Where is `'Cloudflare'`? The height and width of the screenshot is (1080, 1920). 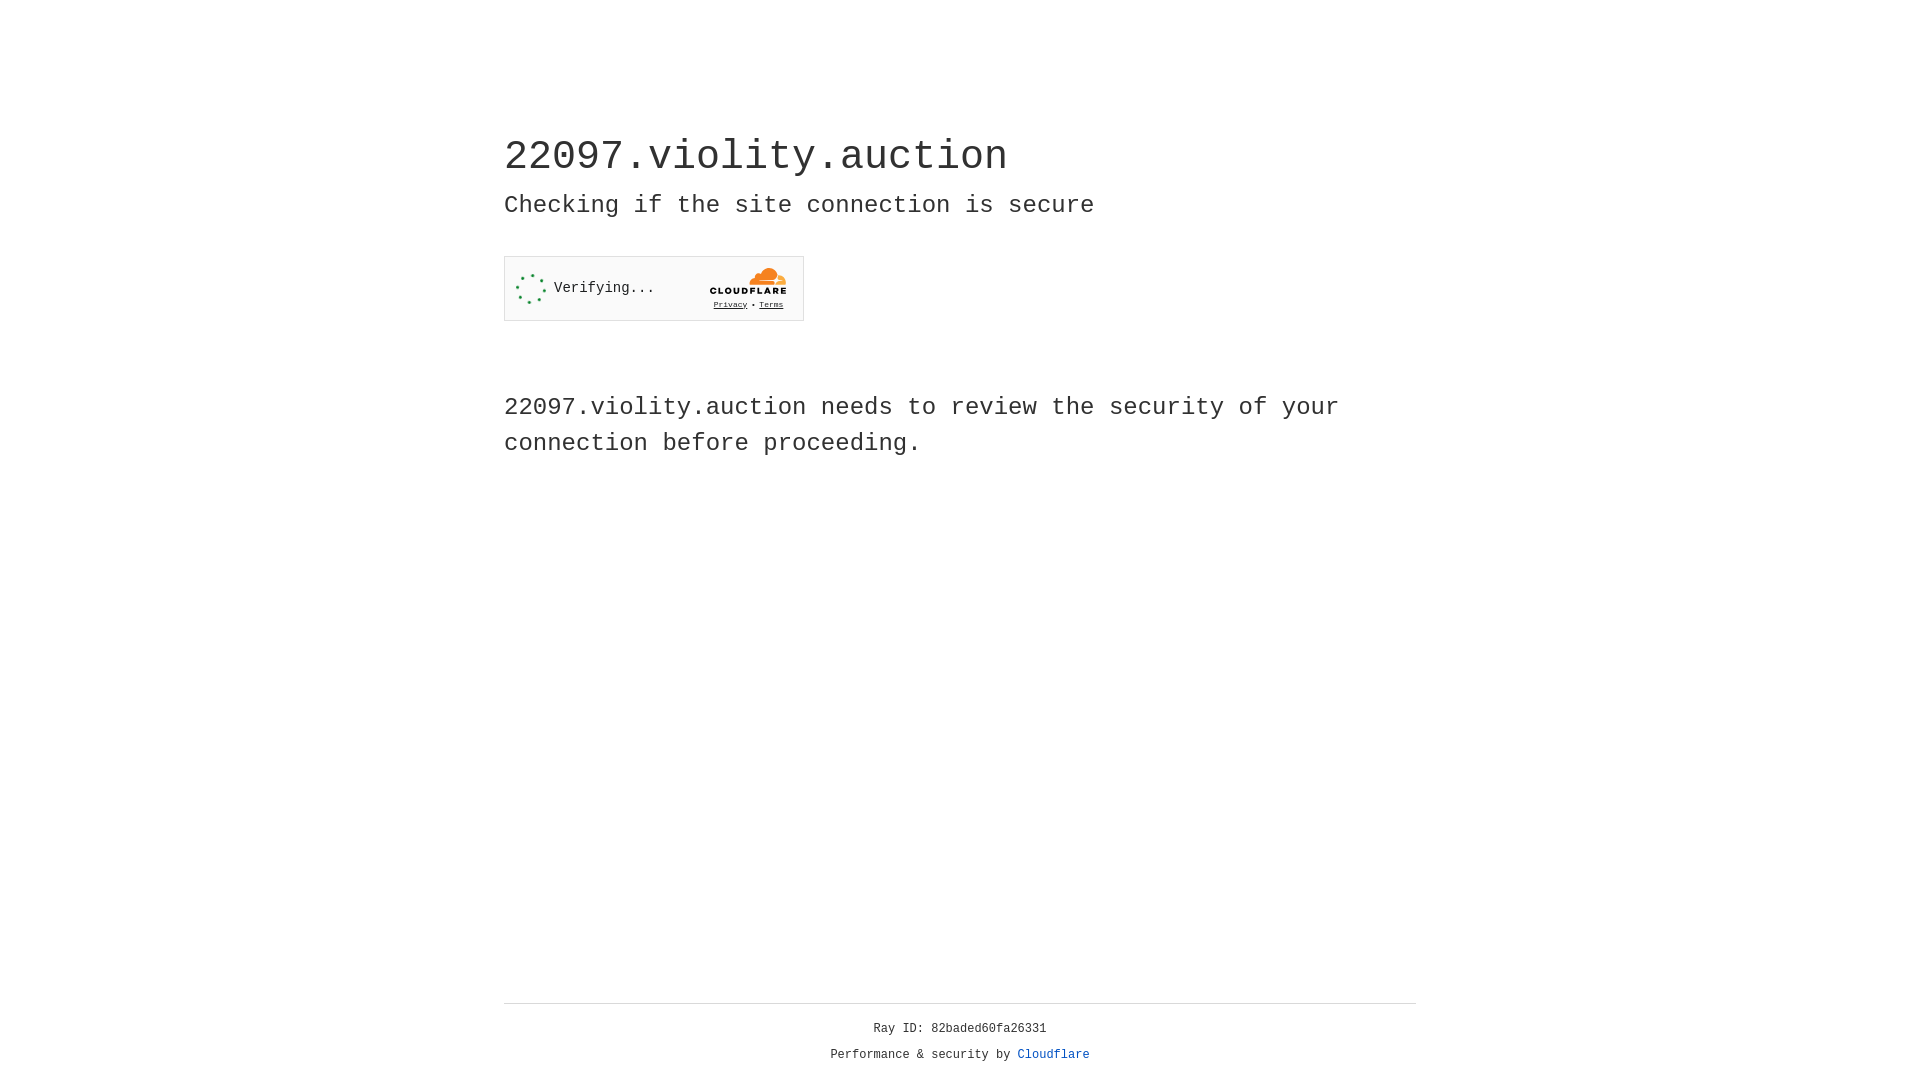 'Cloudflare' is located at coordinates (1053, 1054).